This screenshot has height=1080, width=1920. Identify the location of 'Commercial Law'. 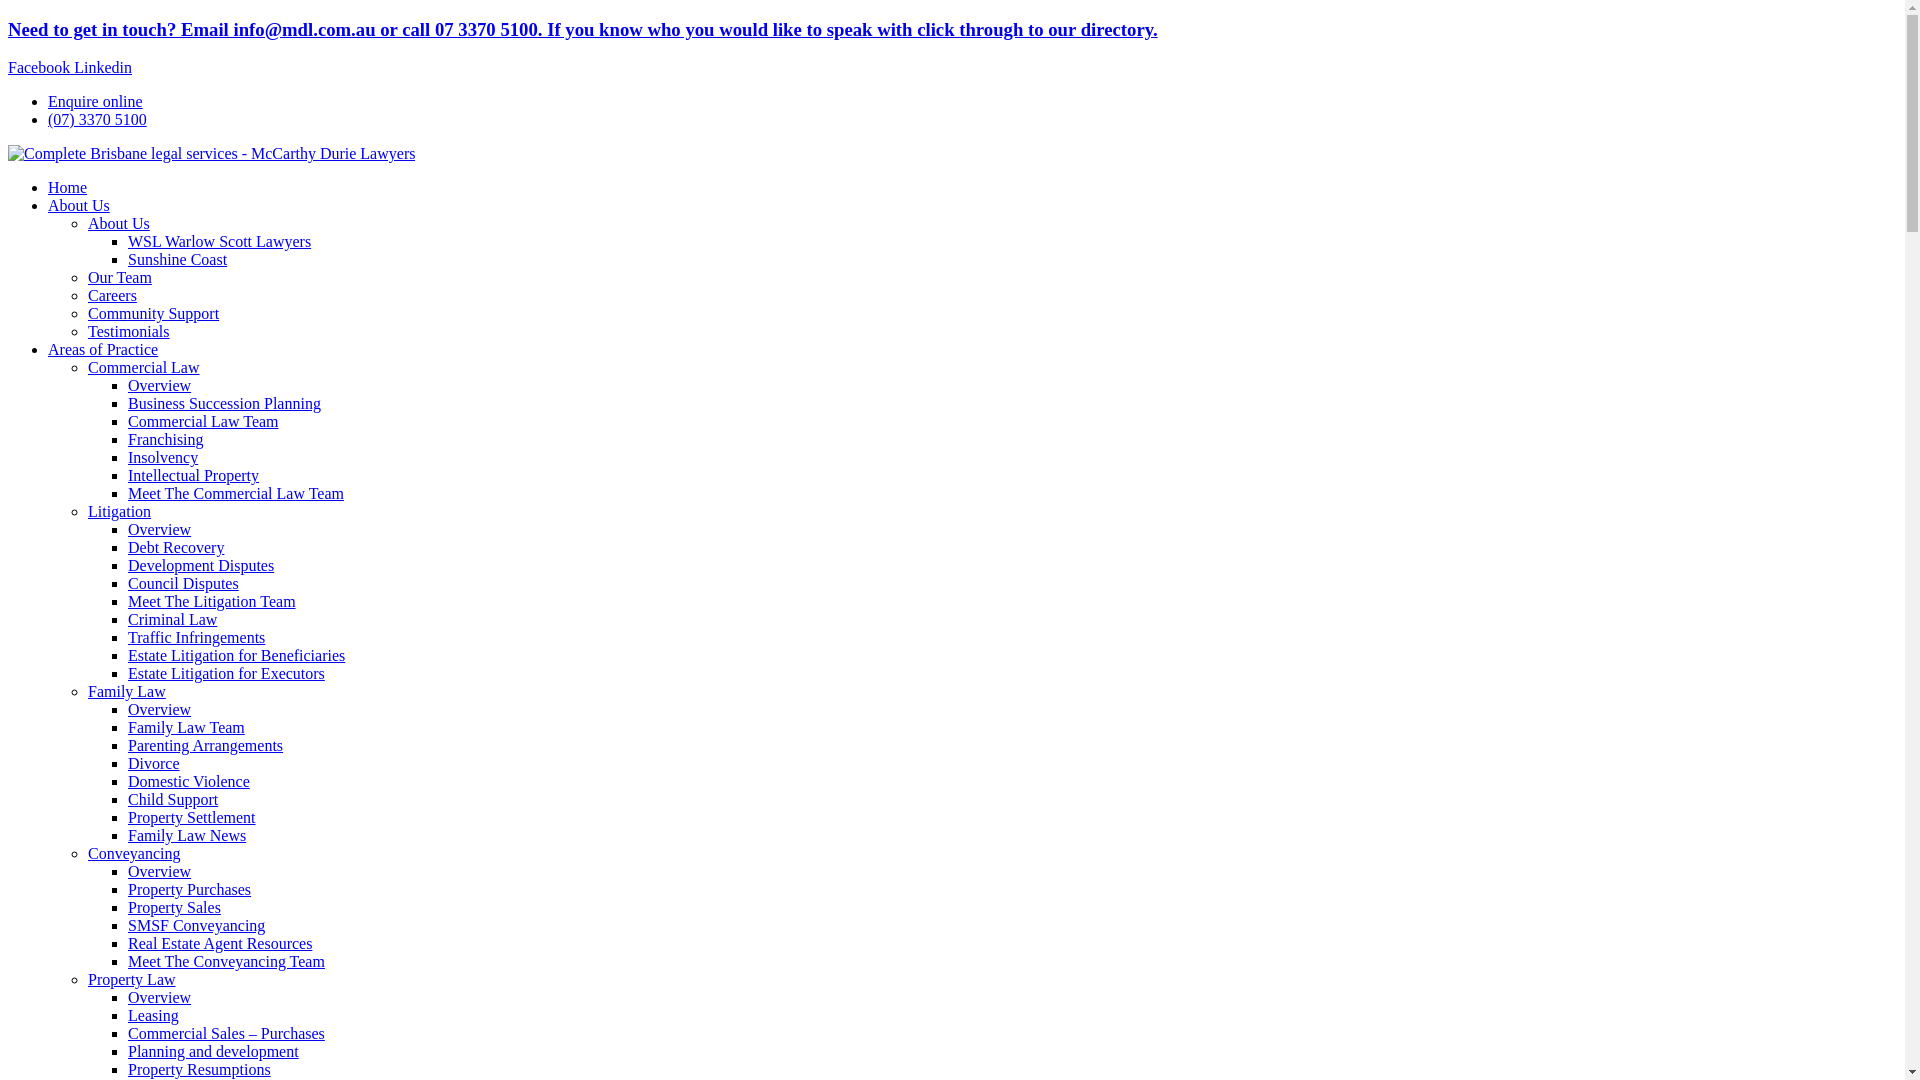
(86, 367).